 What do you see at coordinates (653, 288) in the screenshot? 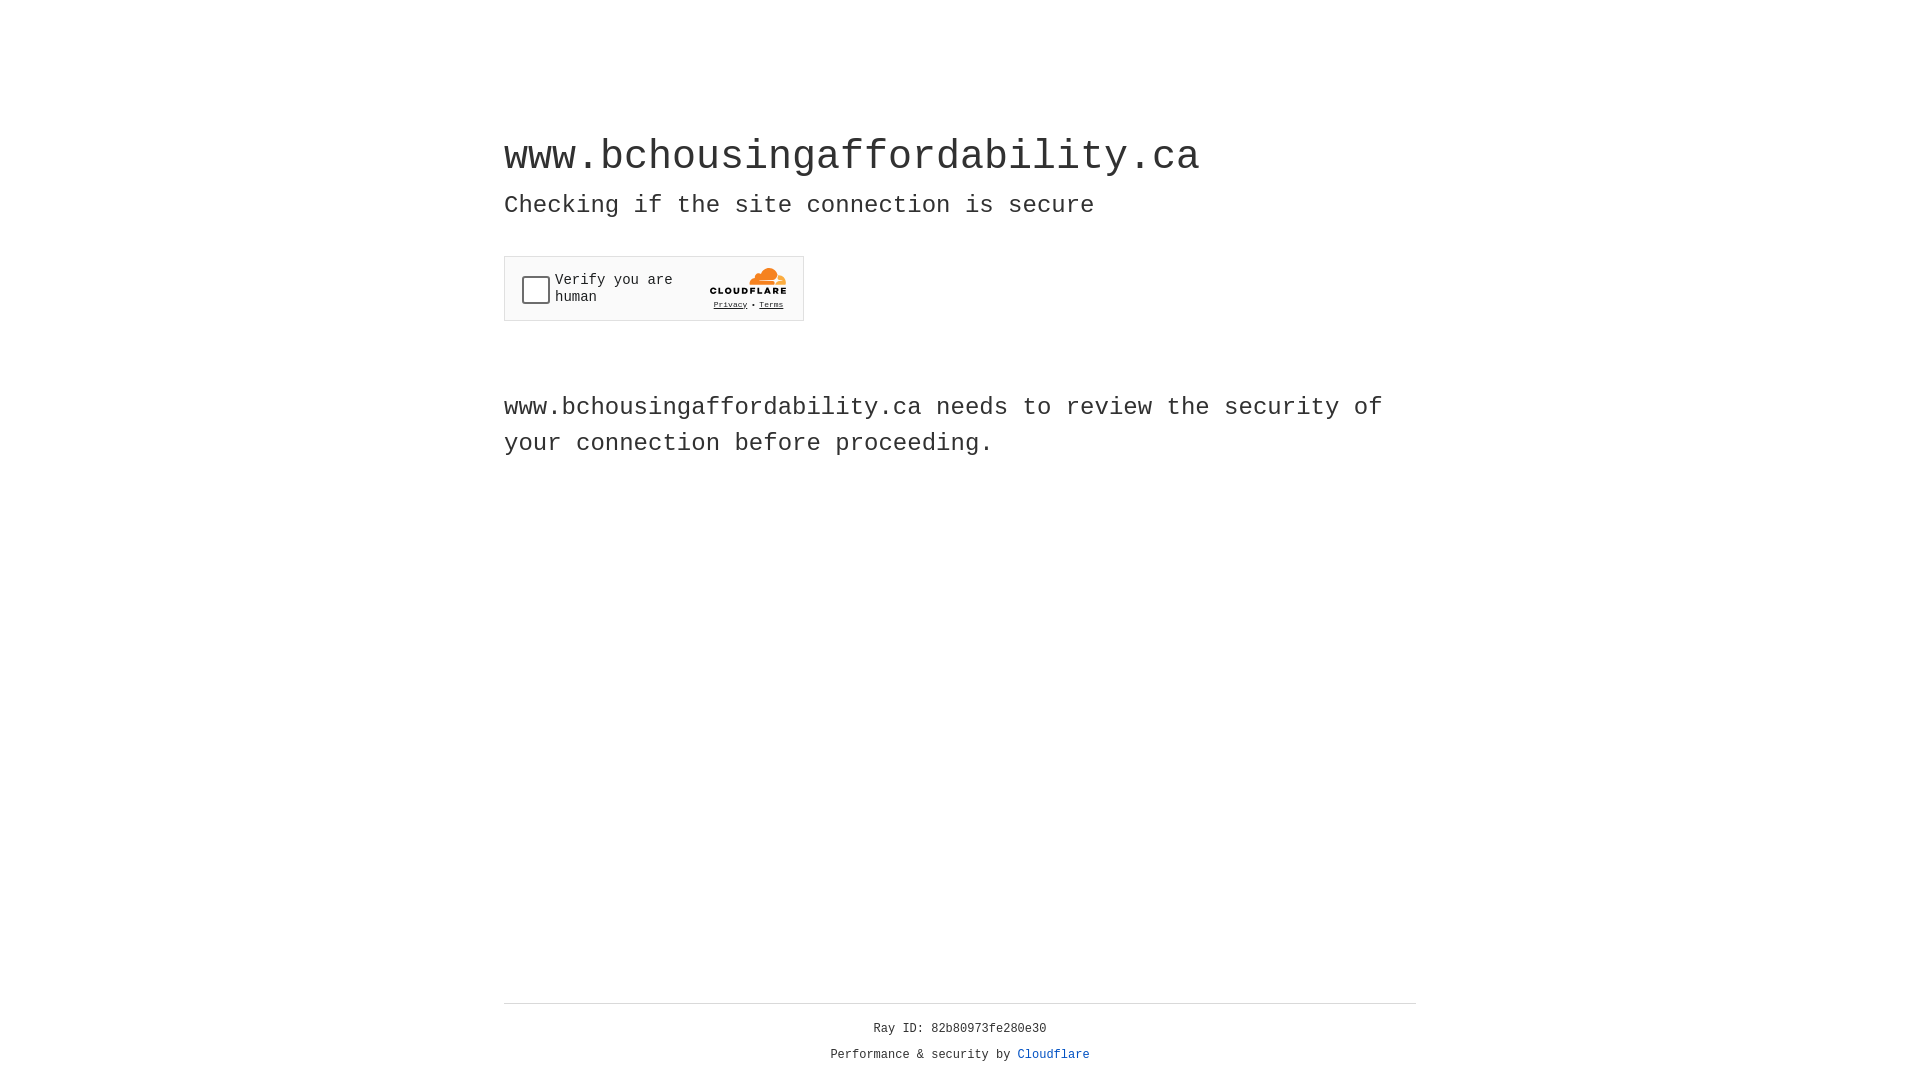
I see `'Widget containing a Cloudflare security challenge'` at bounding box center [653, 288].